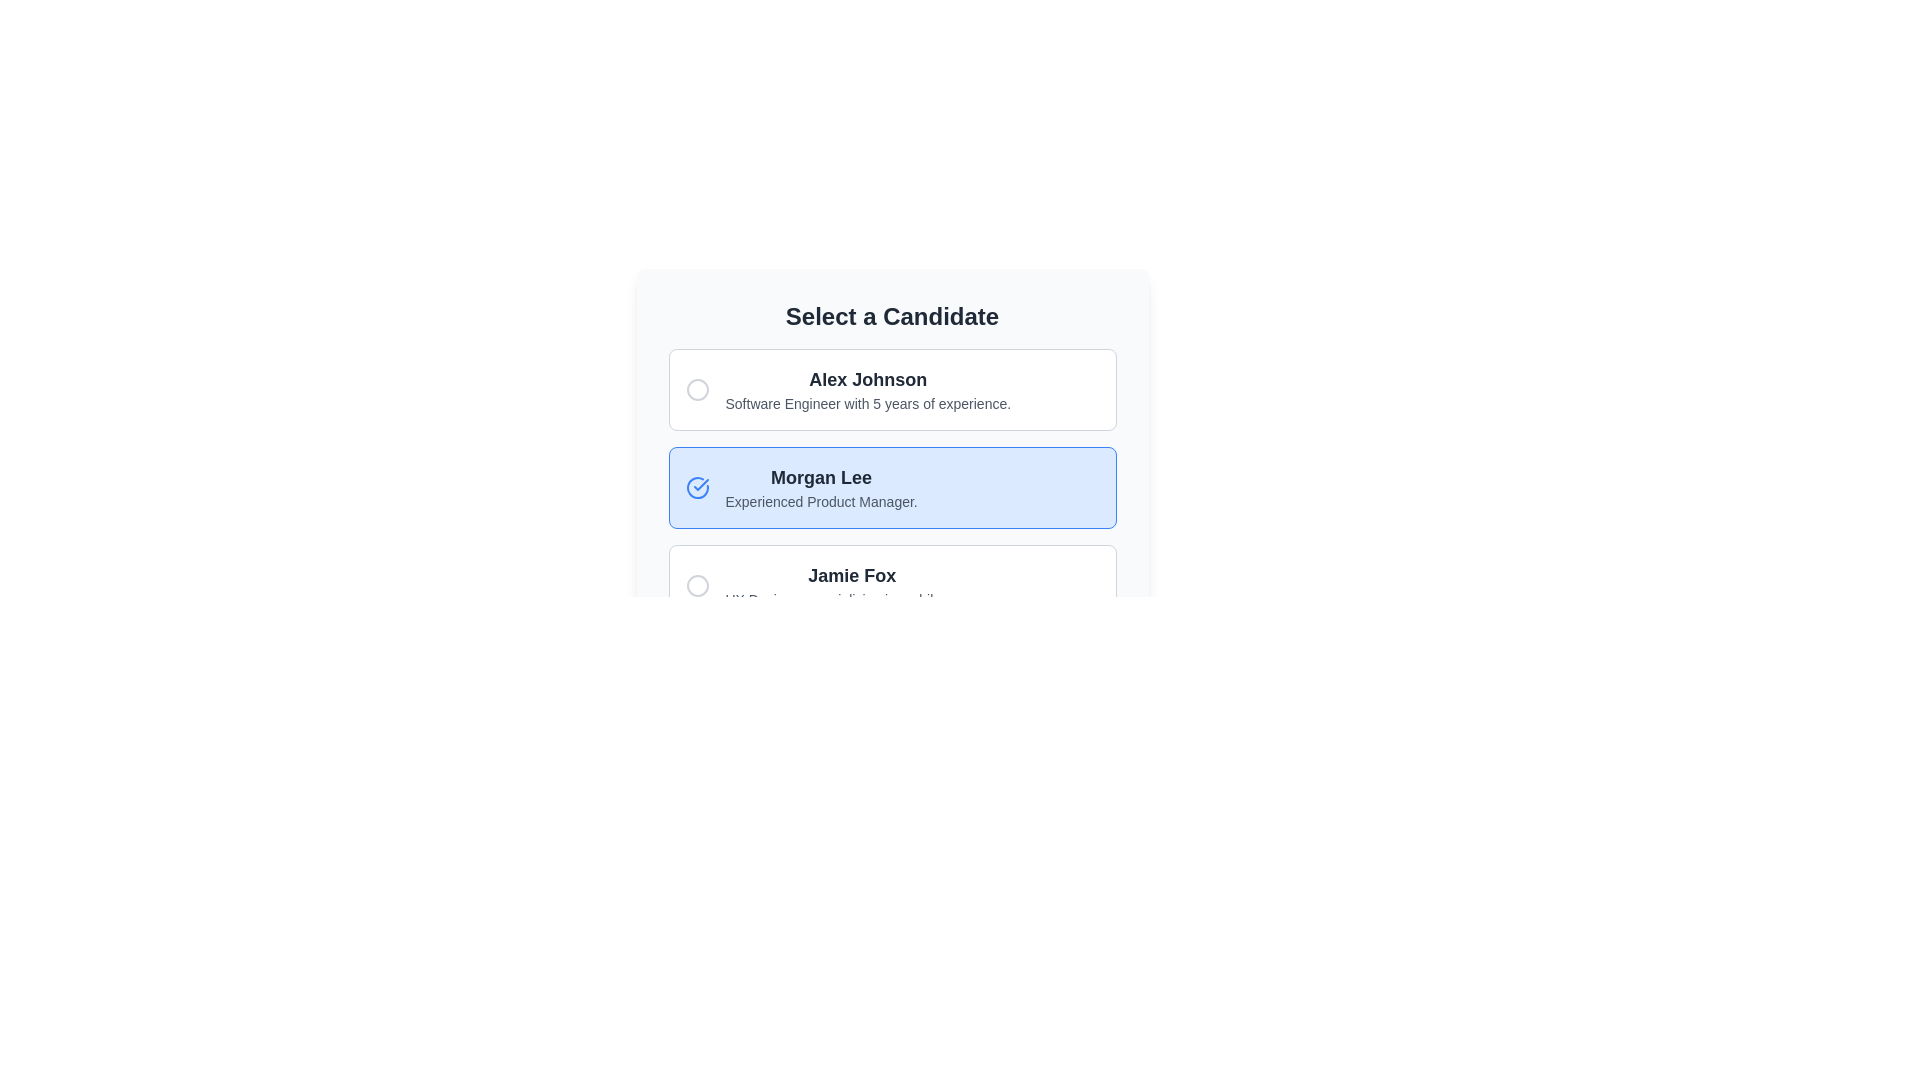  What do you see at coordinates (821, 500) in the screenshot?
I see `text element displaying 'Experienced Product Manager.' which is positioned below 'Morgan Lee' in the selection panel` at bounding box center [821, 500].